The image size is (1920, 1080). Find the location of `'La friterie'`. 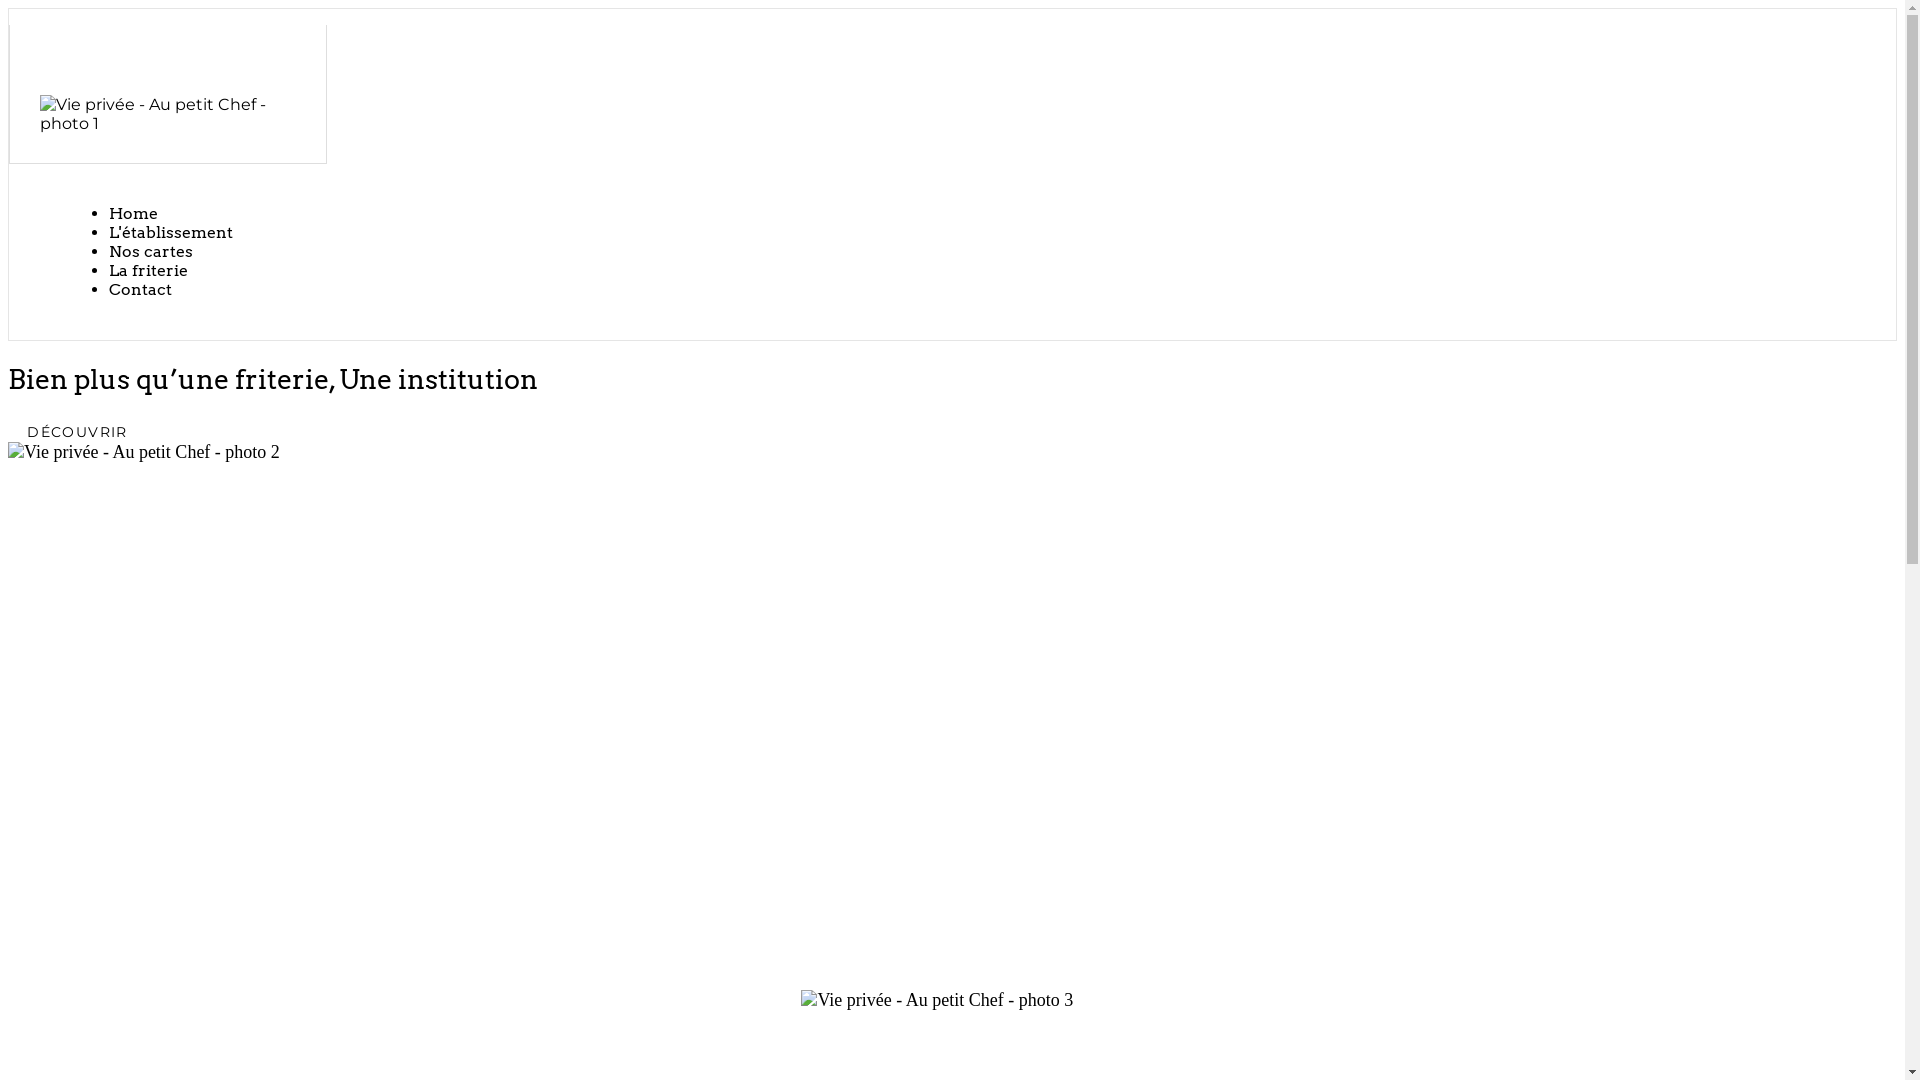

'La friterie' is located at coordinates (147, 270).